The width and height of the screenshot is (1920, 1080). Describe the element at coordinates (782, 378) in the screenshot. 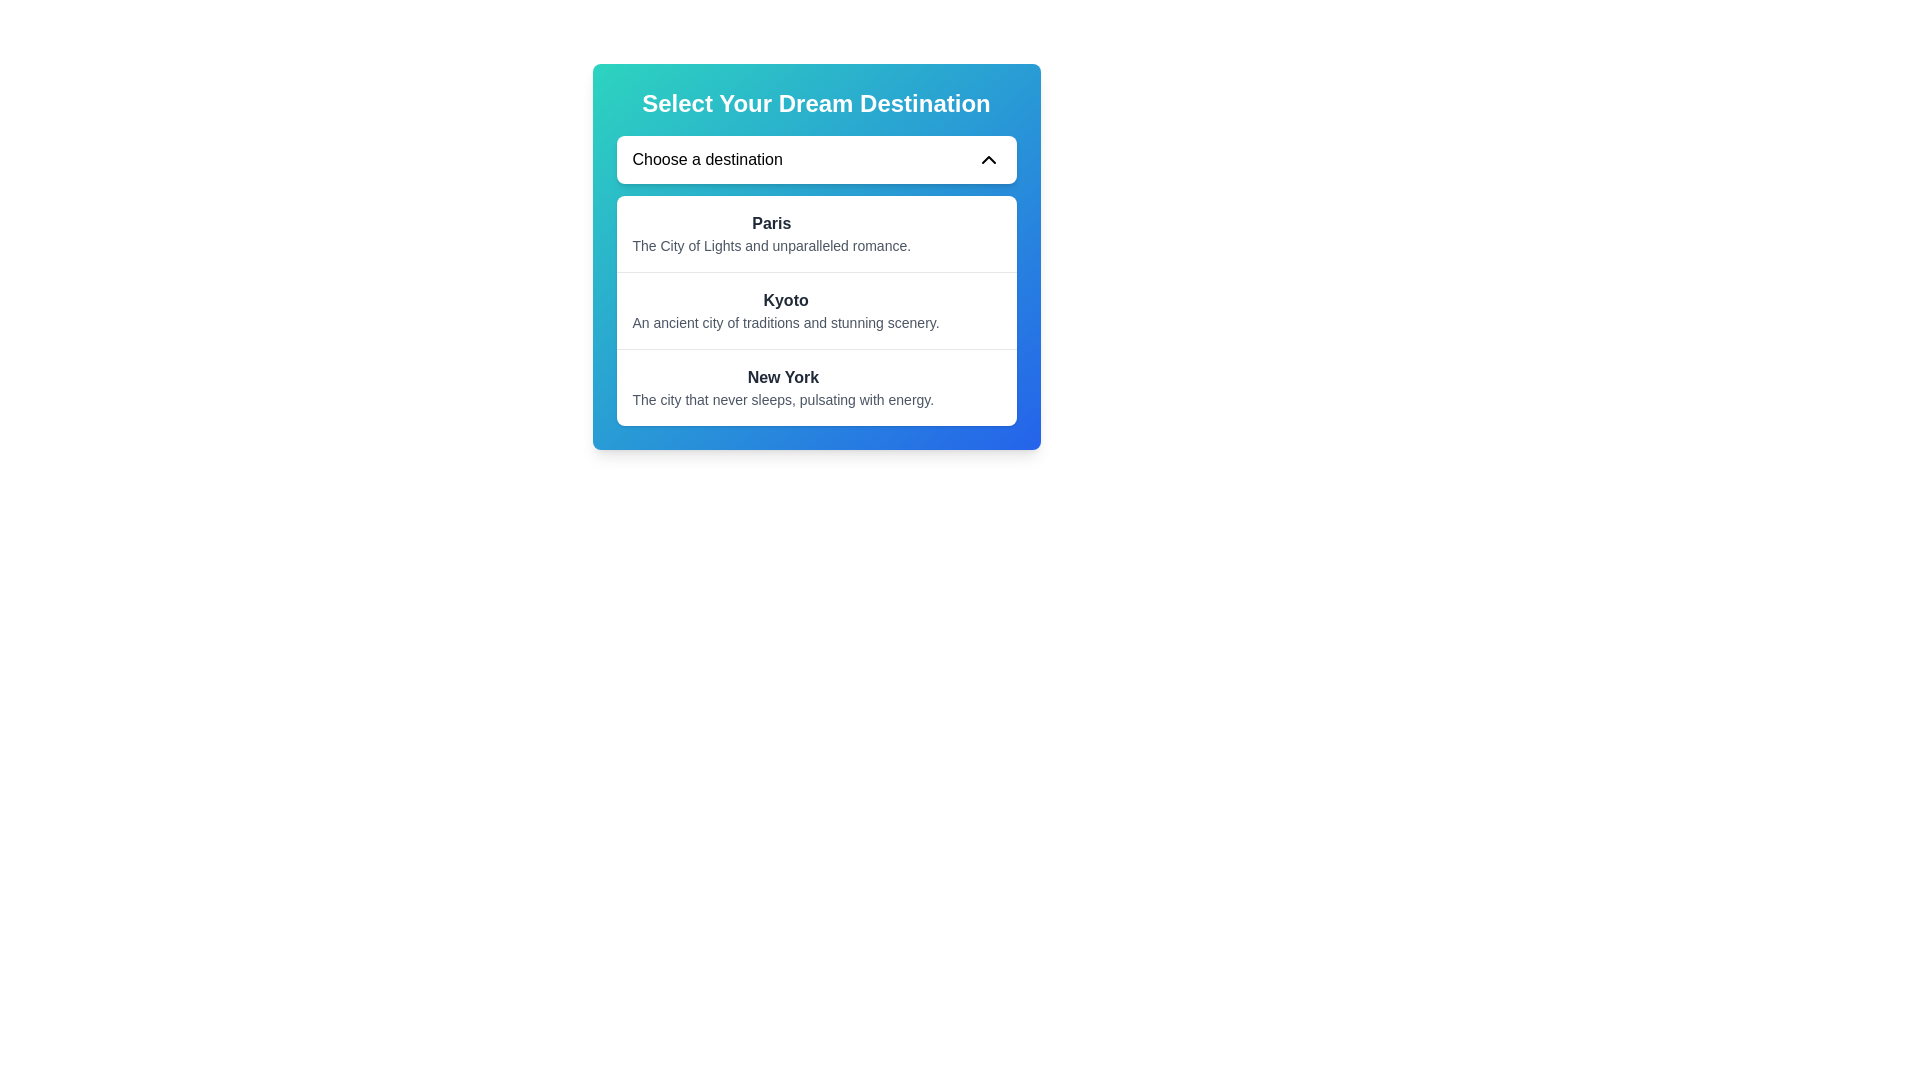

I see `the text label element displaying 'New York', which is positioned as the heading above the descriptive text in the third dropdown option group` at that location.